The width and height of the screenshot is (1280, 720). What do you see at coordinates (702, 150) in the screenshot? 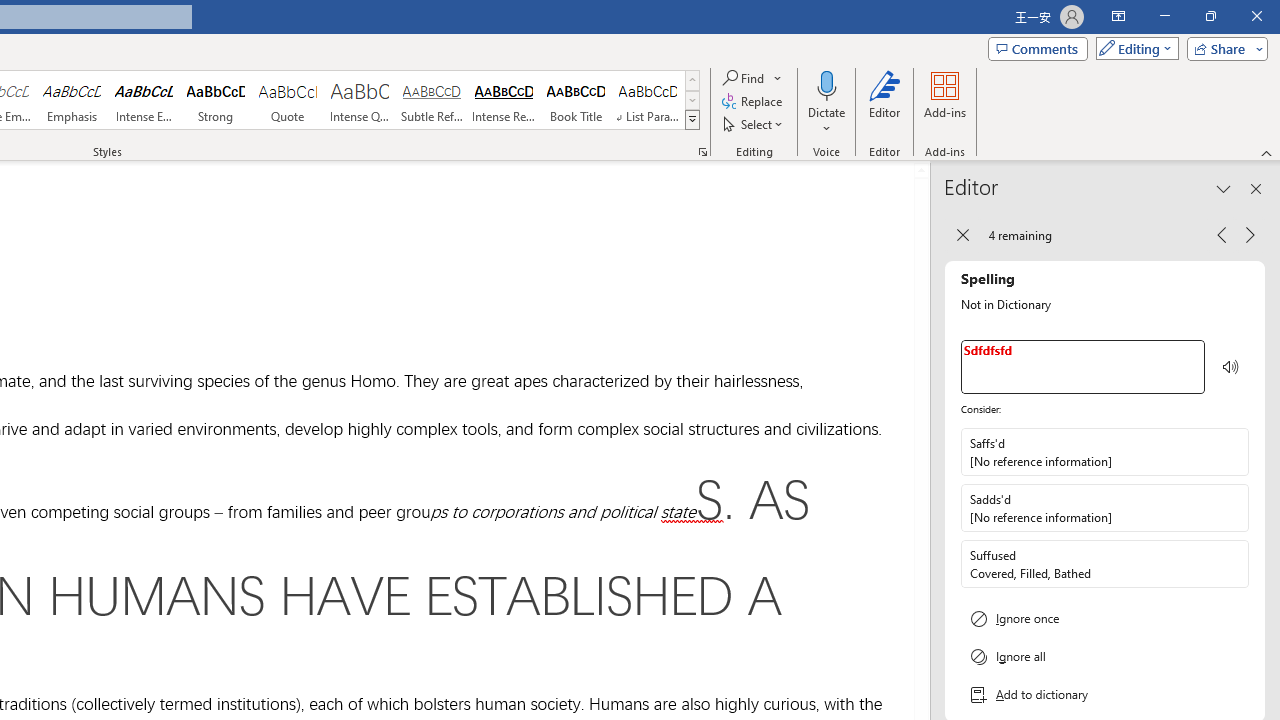
I see `'Styles...'` at bounding box center [702, 150].